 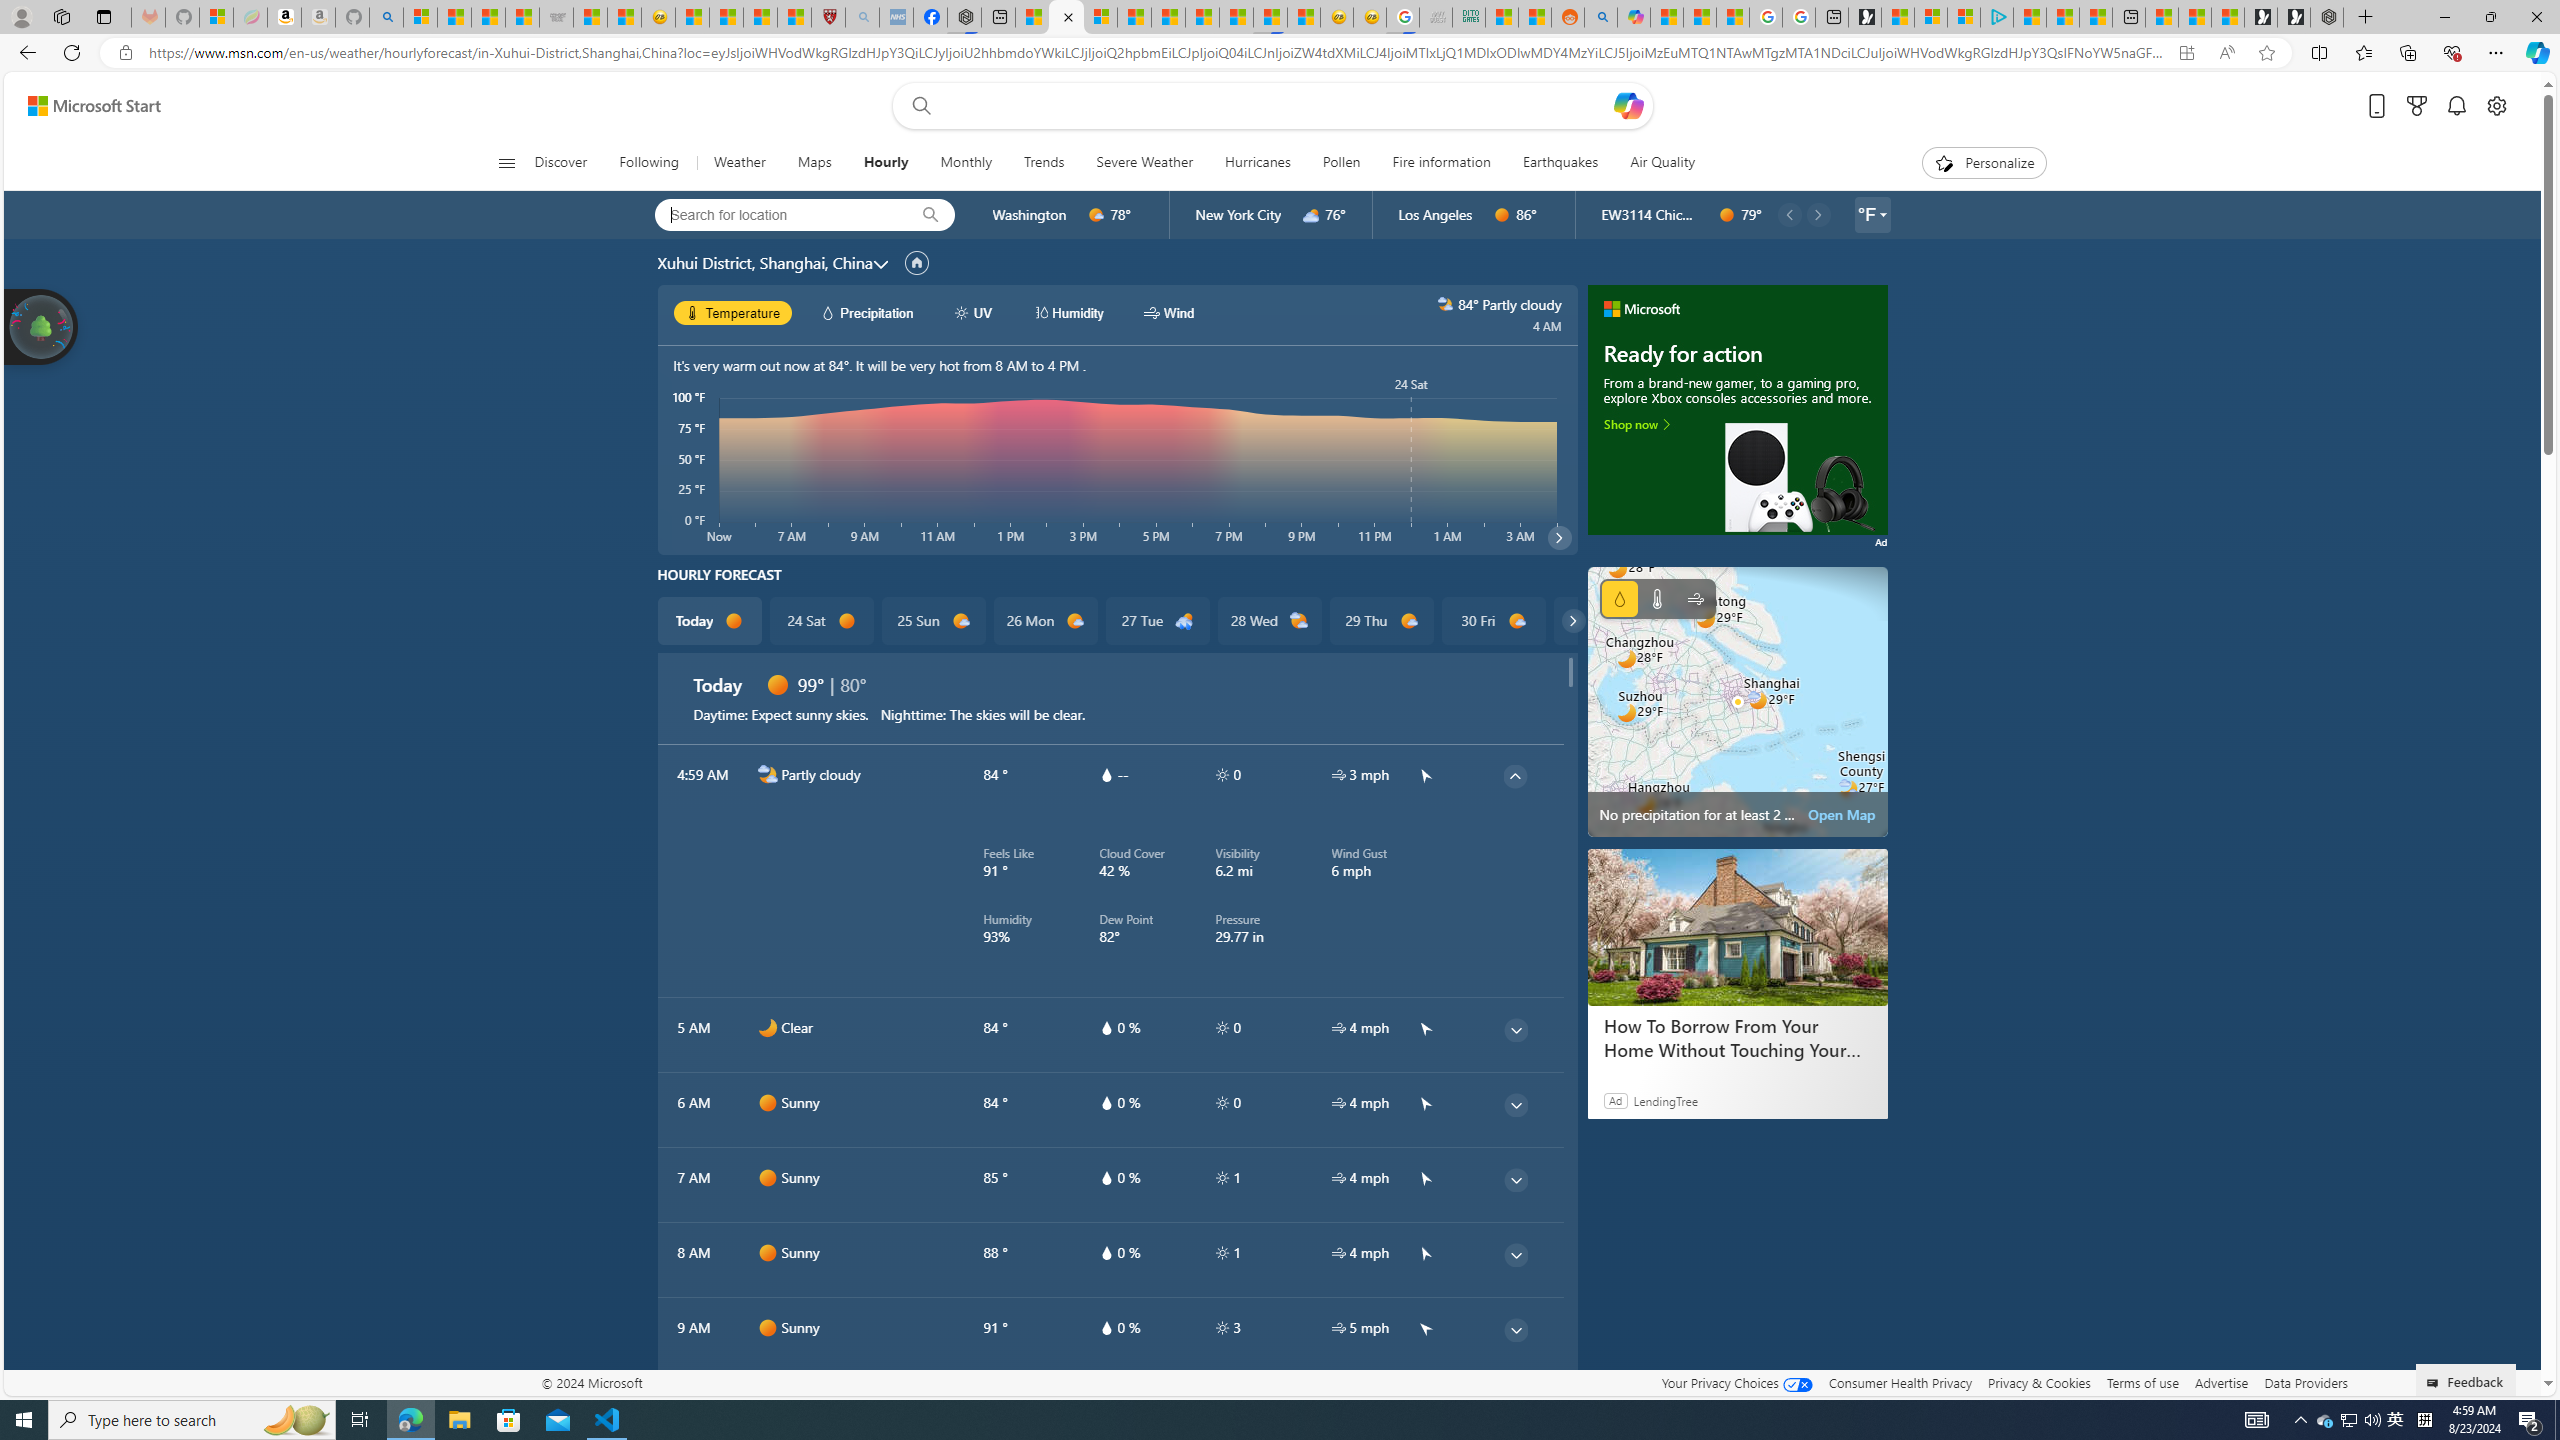 I want to click on '29 Thu d1000', so click(x=1381, y=620).